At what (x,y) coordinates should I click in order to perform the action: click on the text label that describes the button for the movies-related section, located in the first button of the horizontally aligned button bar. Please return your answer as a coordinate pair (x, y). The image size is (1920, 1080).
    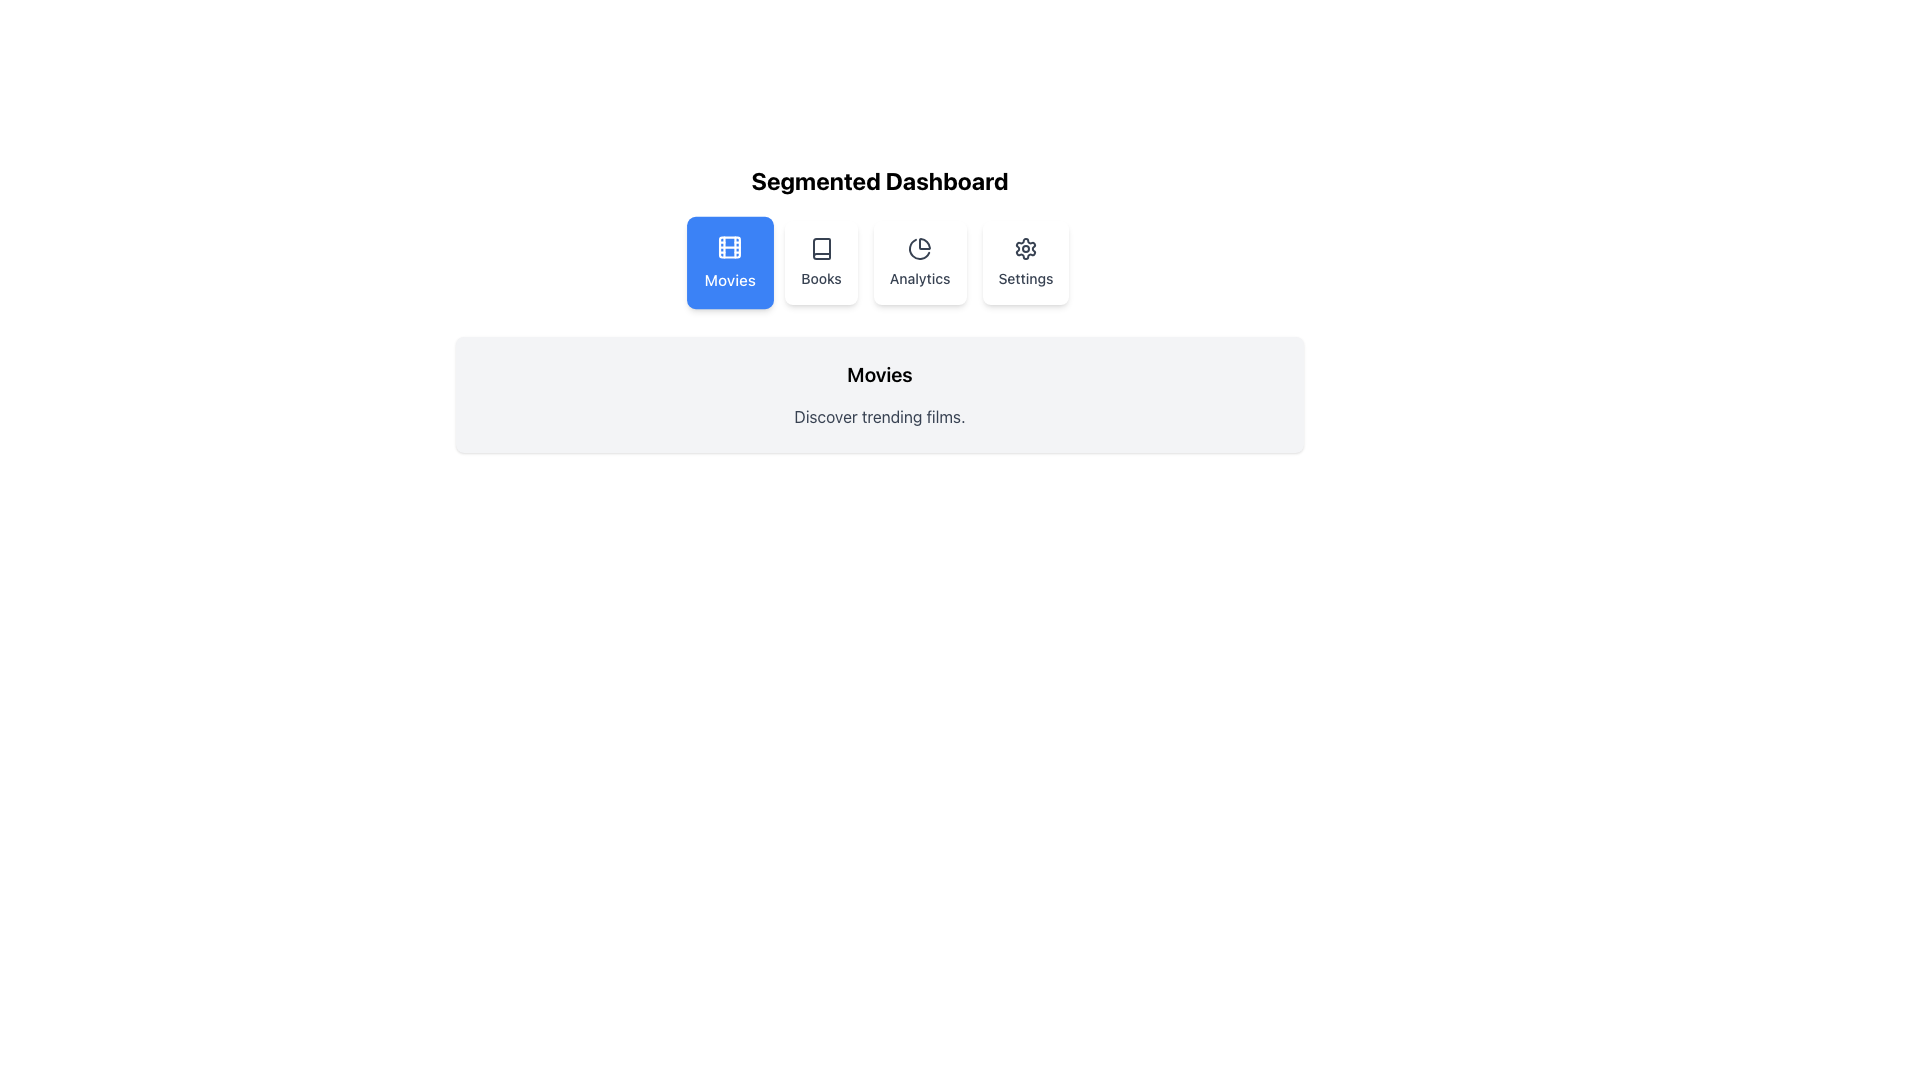
    Looking at the image, I should click on (728, 280).